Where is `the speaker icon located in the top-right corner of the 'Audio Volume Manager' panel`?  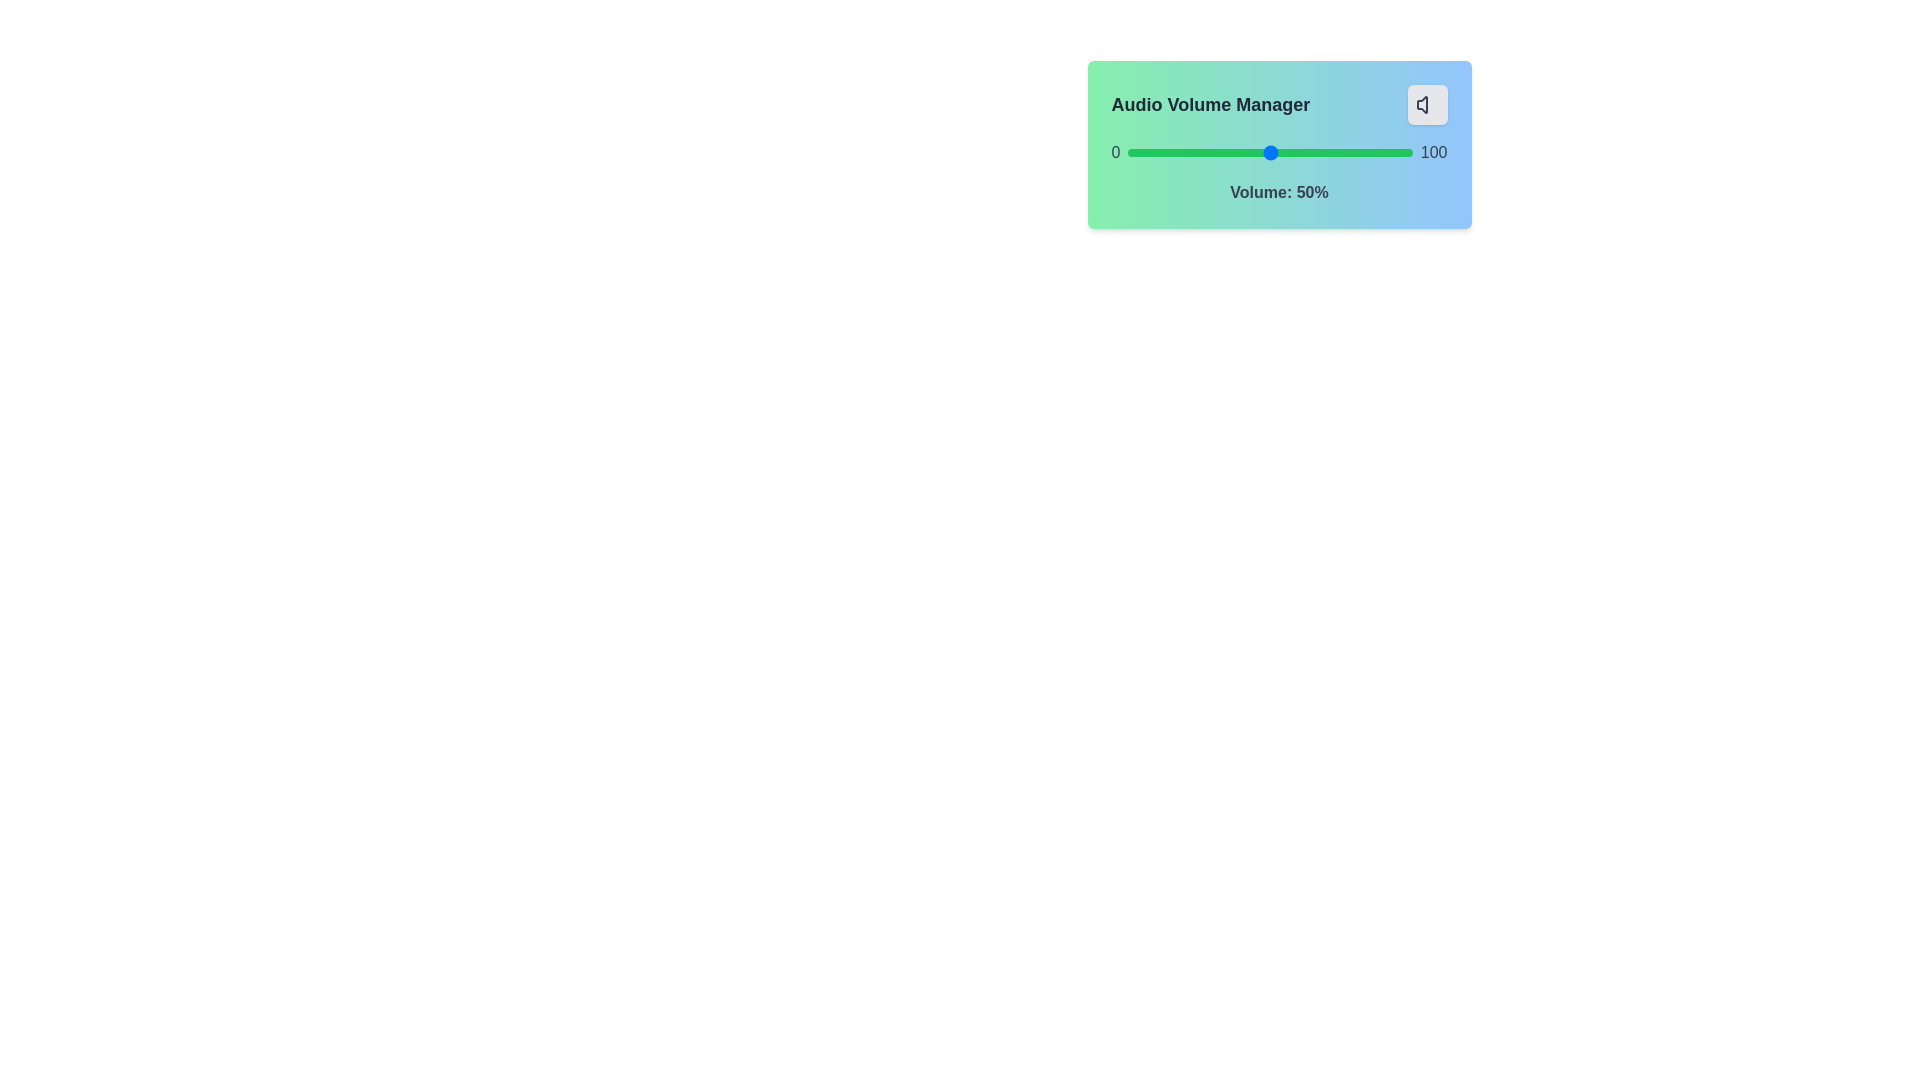 the speaker icon located in the top-right corner of the 'Audio Volume Manager' panel is located at coordinates (1426, 104).